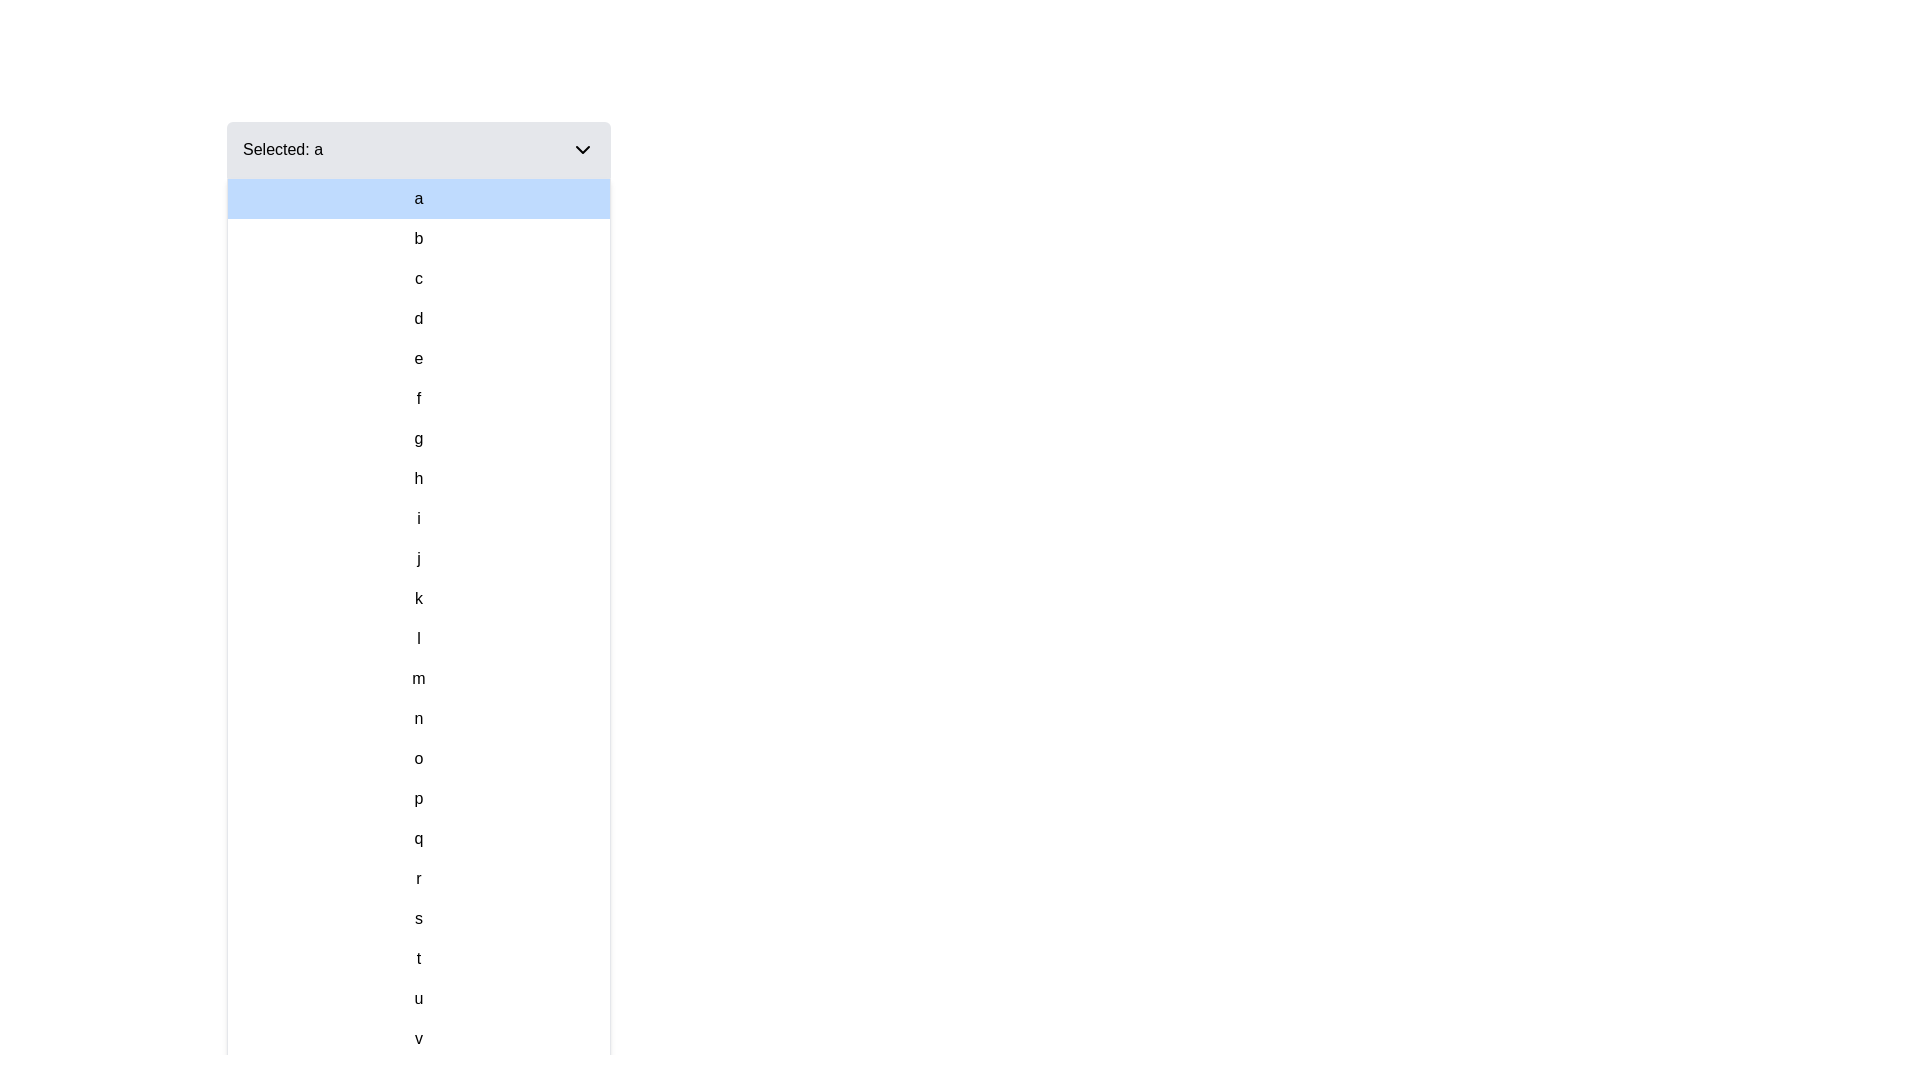 The width and height of the screenshot is (1920, 1080). I want to click on the text-based list item displaying the letter 'r', which is part of a vertical list of alphabetic characters, positioned between 'q' and 's', so click(417, 878).